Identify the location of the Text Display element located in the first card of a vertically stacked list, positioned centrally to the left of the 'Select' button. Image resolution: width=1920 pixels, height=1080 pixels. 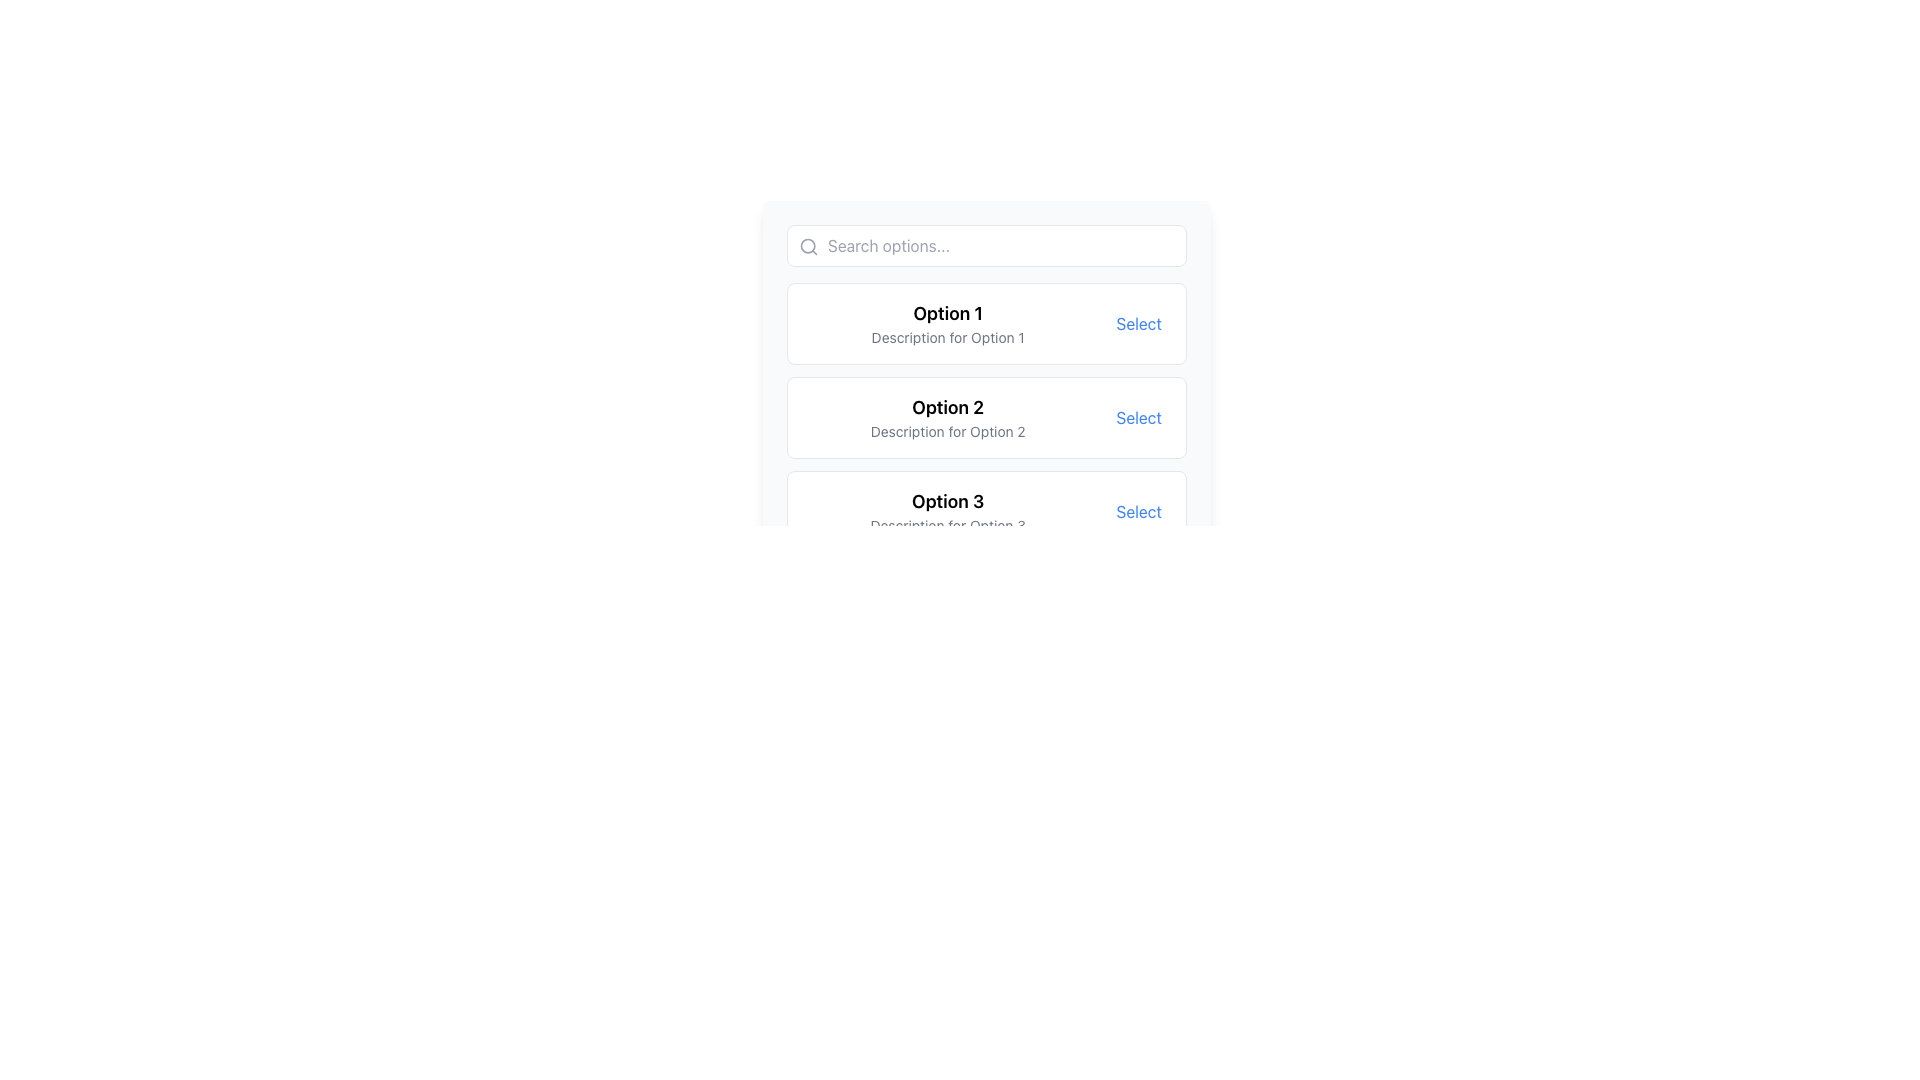
(947, 323).